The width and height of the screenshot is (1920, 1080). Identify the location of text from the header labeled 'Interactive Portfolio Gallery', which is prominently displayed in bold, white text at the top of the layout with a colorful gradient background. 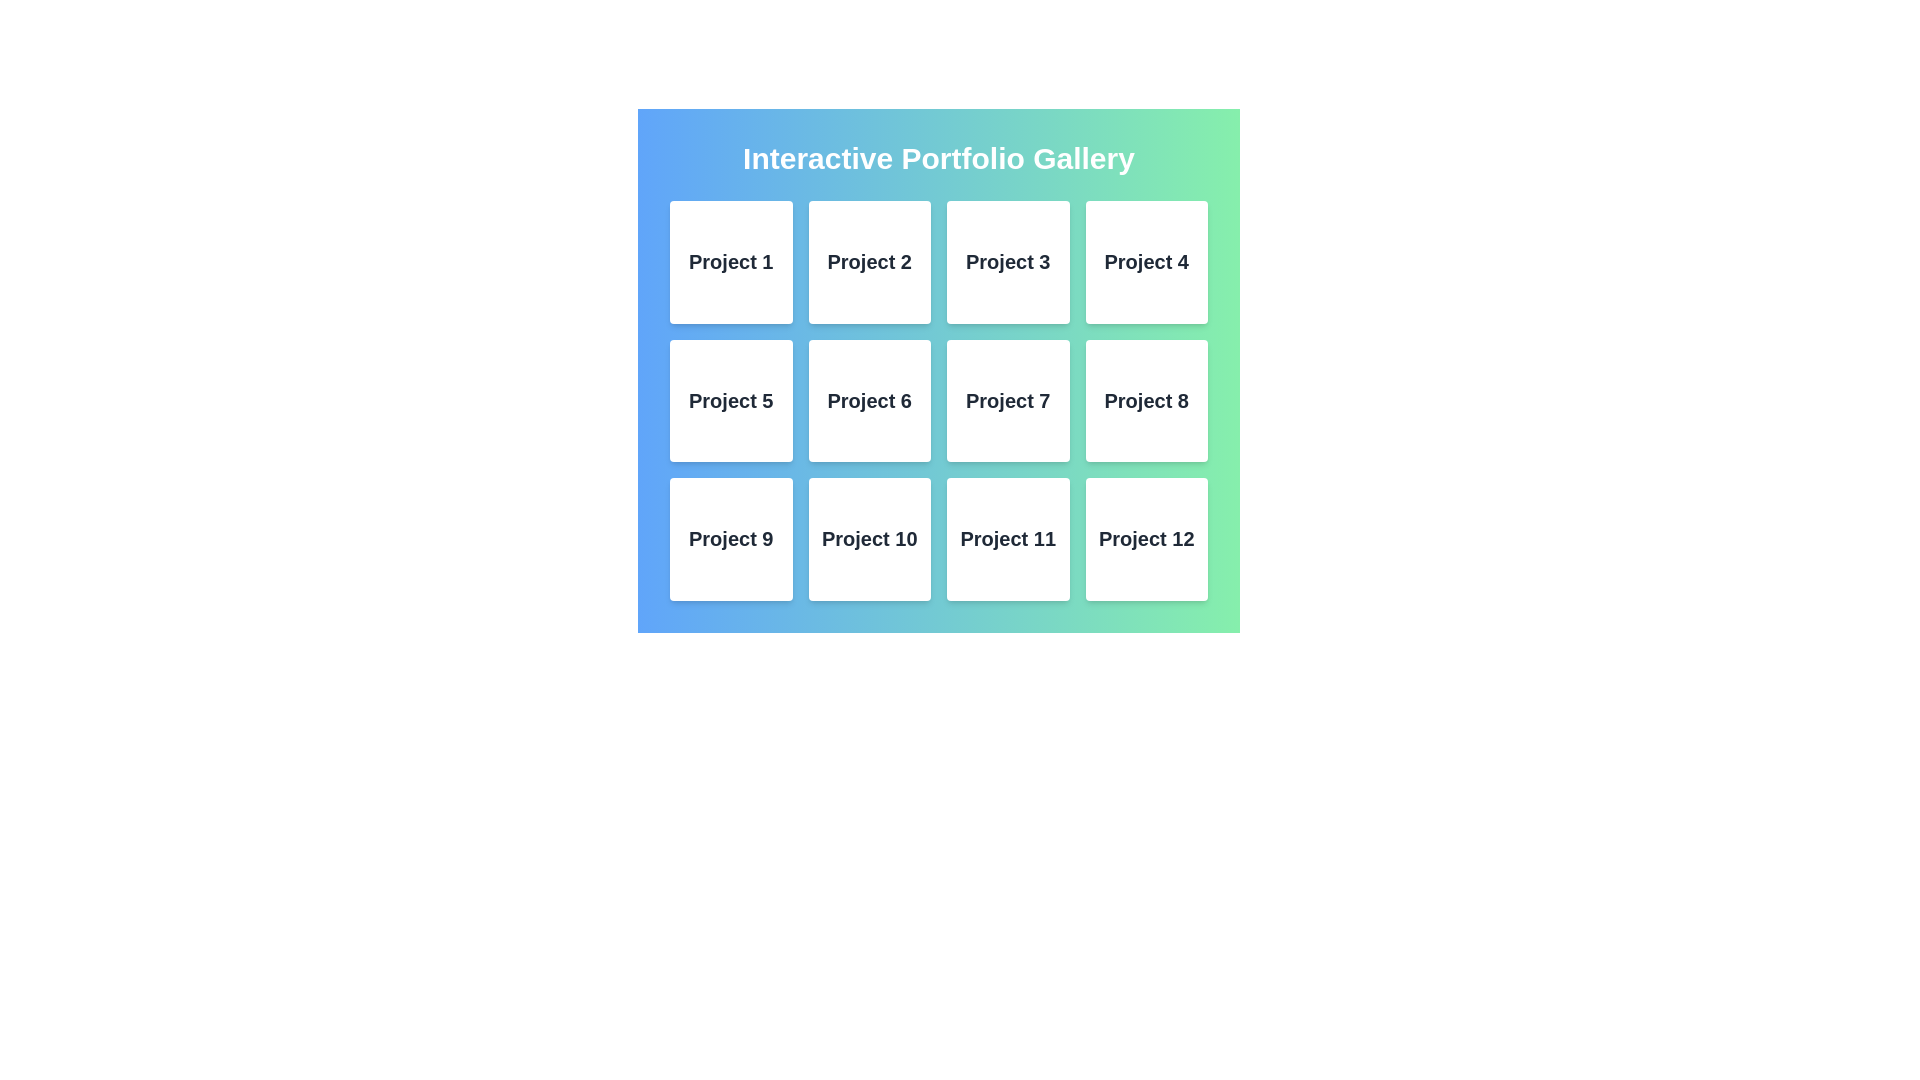
(938, 157).